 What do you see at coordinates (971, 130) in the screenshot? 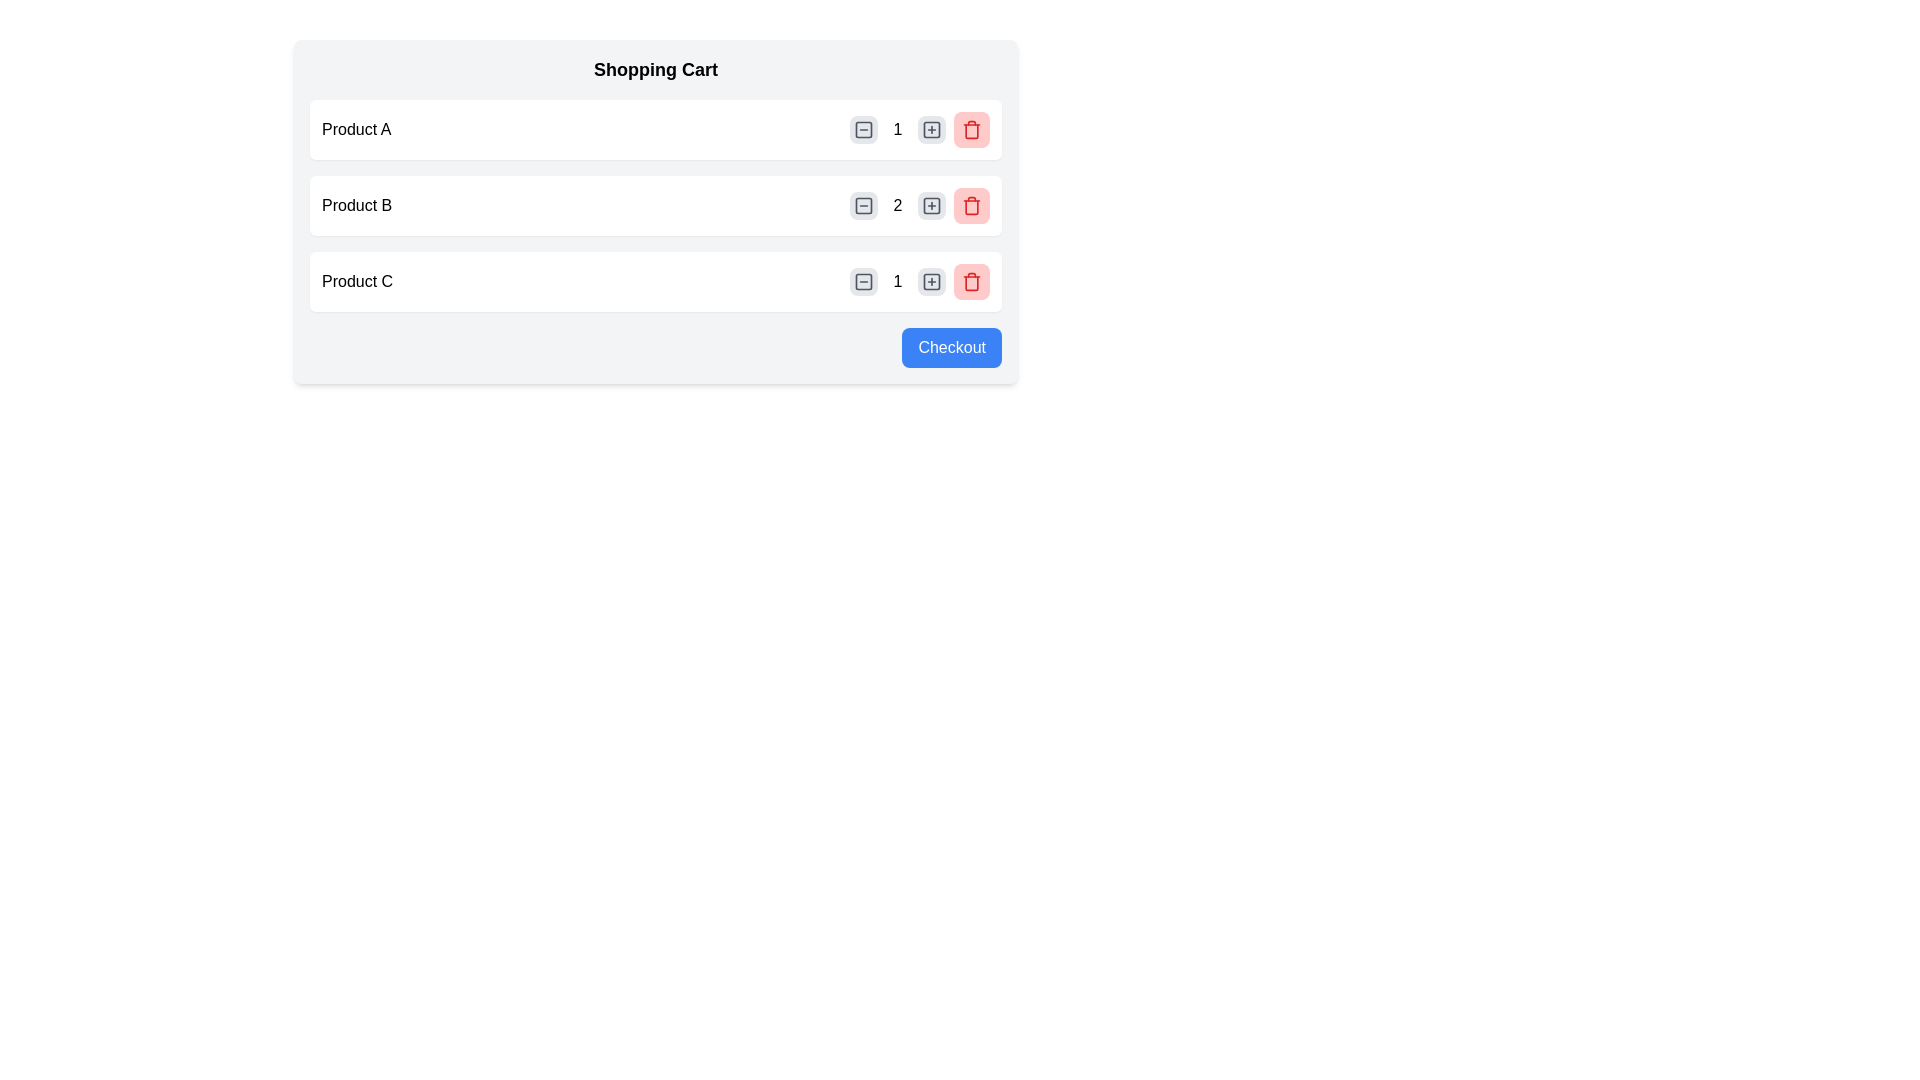
I see `the red circular button with a trash bin icon` at bounding box center [971, 130].